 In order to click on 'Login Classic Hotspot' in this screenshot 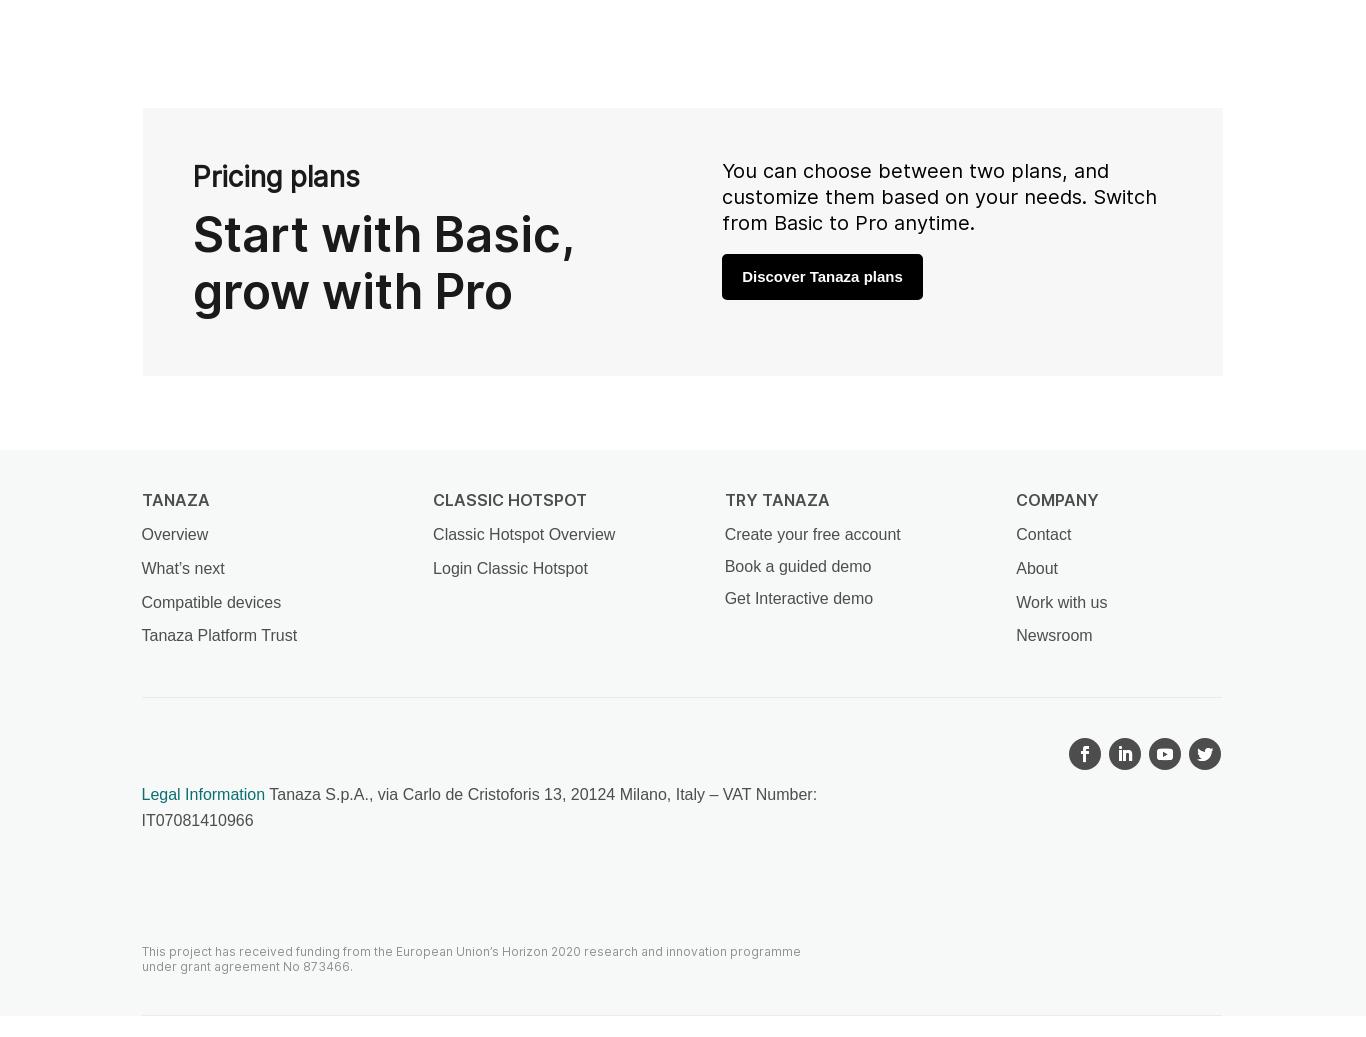, I will do `click(510, 567)`.